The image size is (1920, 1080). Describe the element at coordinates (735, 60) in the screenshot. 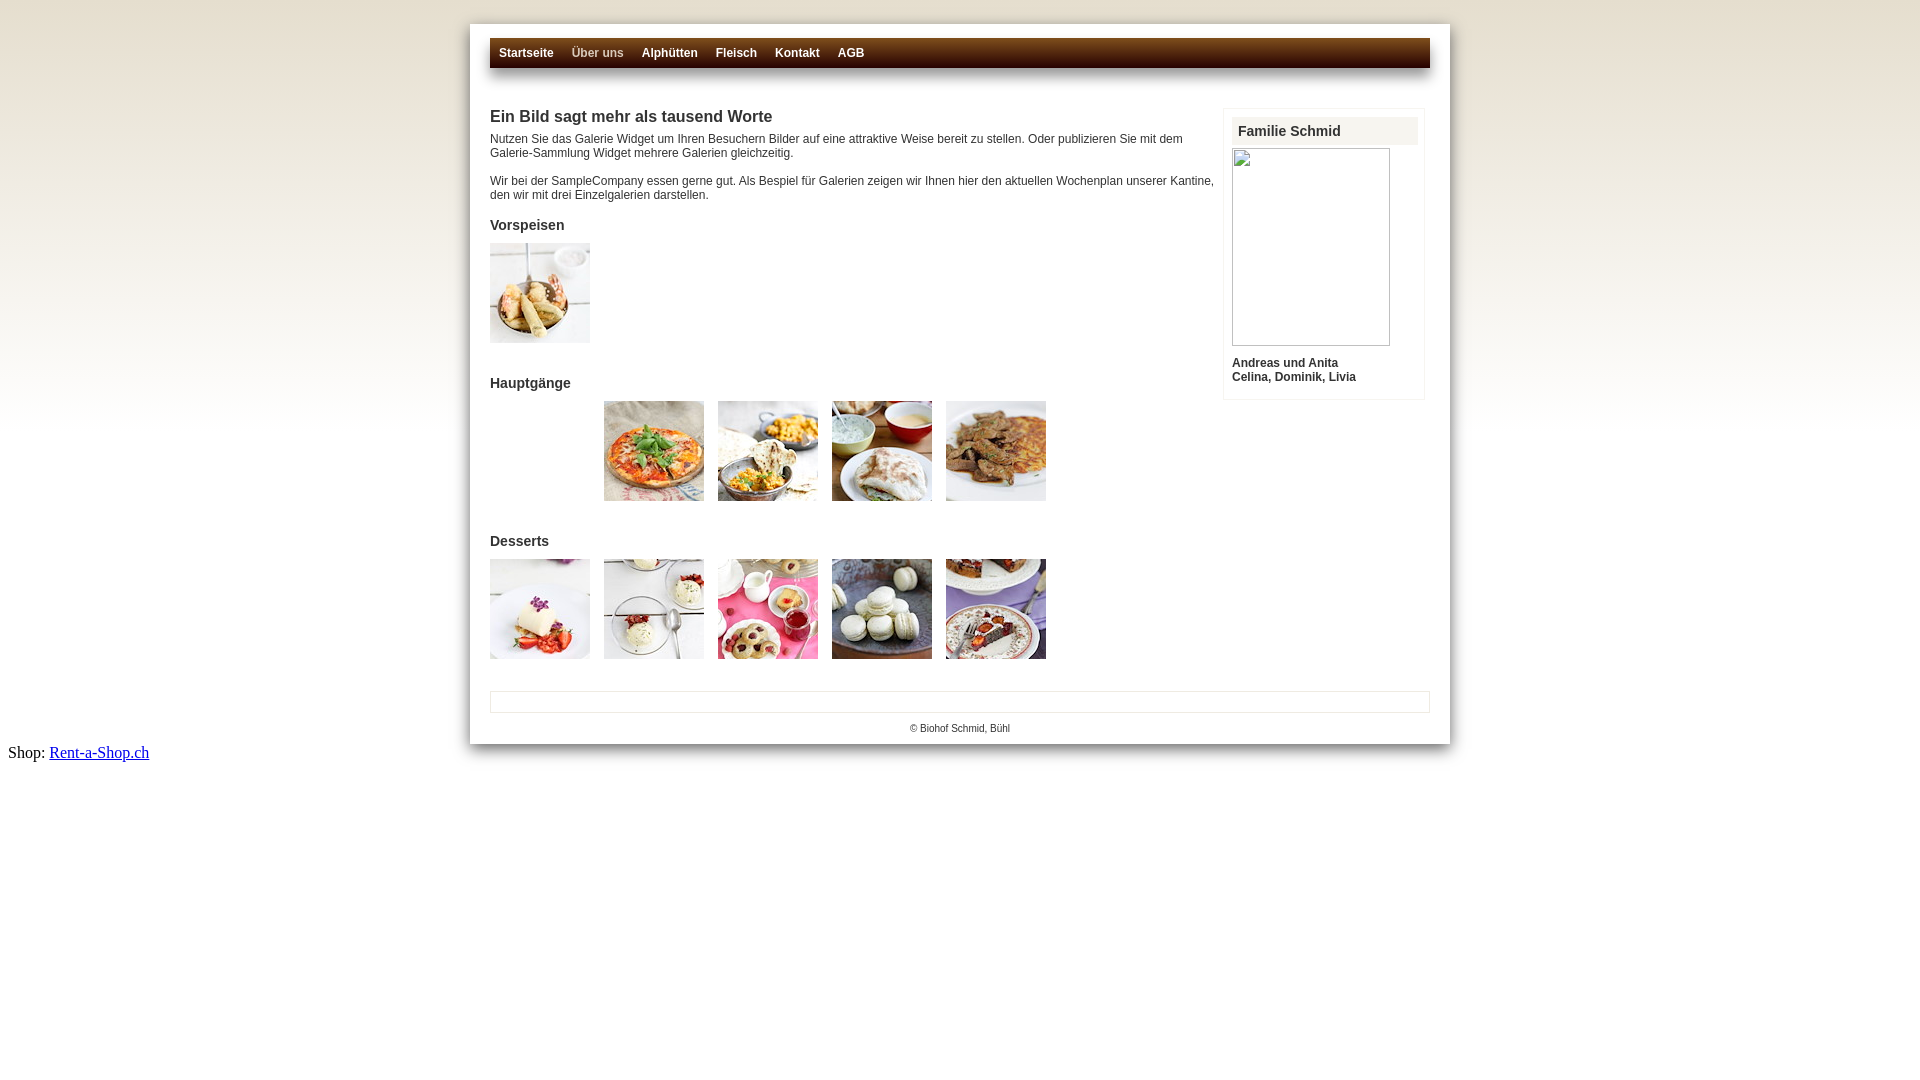

I see `'Fleisch'` at that location.